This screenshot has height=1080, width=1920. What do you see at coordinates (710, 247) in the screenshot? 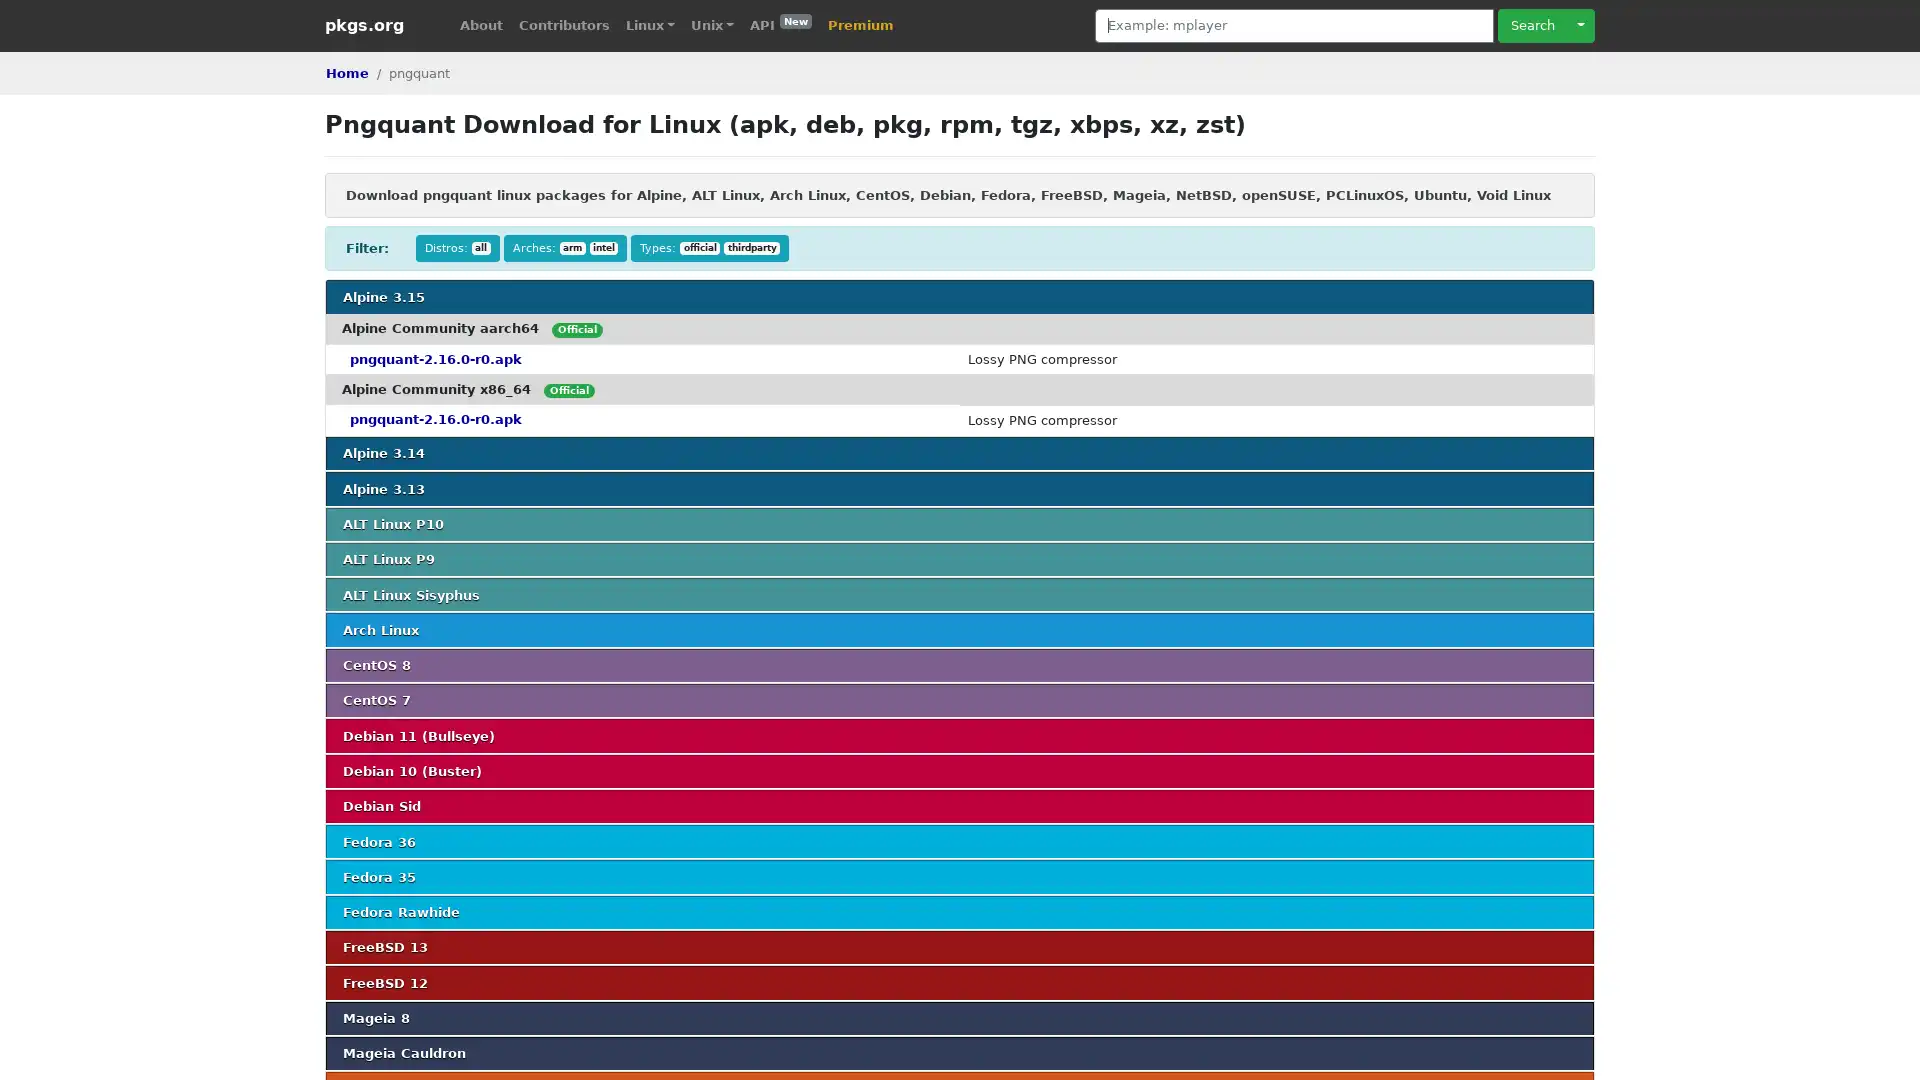
I see `Types: officialthirdparty` at bounding box center [710, 247].